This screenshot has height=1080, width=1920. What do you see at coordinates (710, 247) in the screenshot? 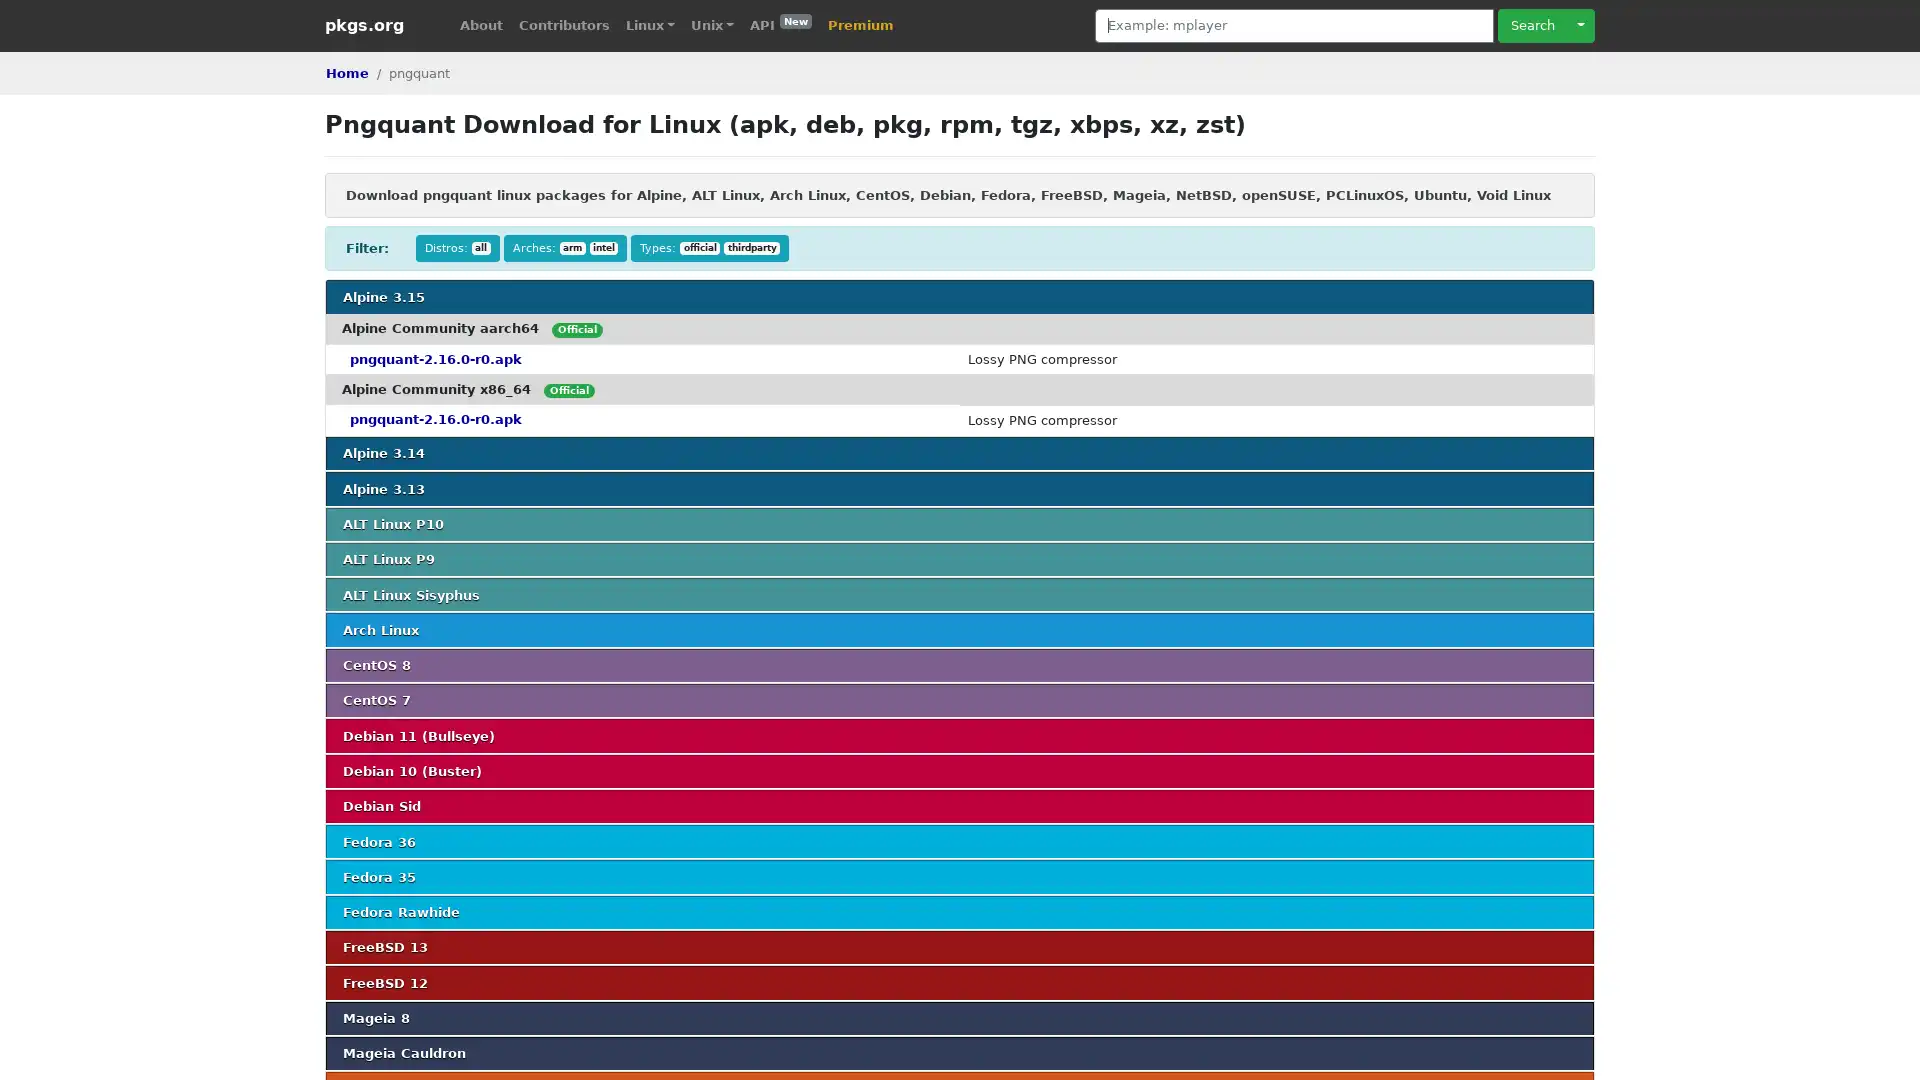
I see `Types: officialthirdparty` at bounding box center [710, 247].